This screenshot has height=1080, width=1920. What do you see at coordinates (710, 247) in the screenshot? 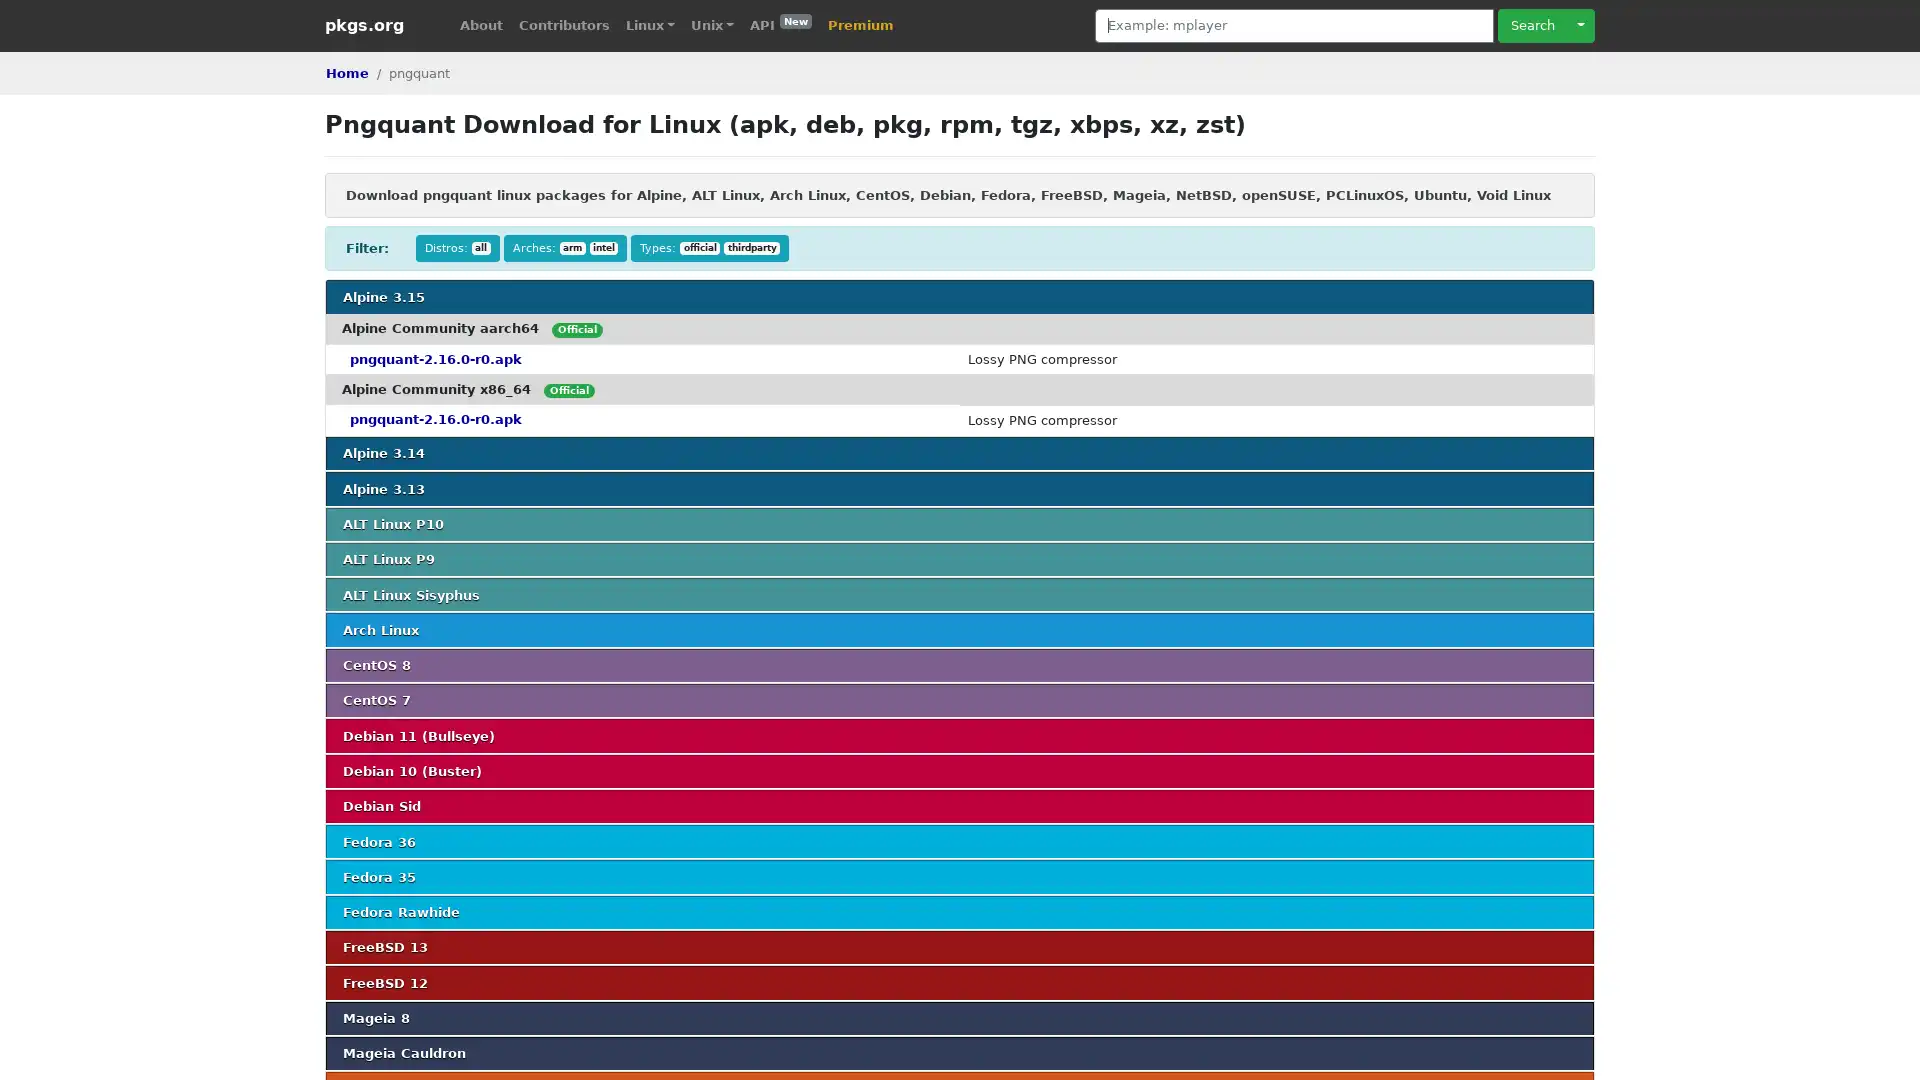
I see `Types: officialthirdparty` at bounding box center [710, 247].